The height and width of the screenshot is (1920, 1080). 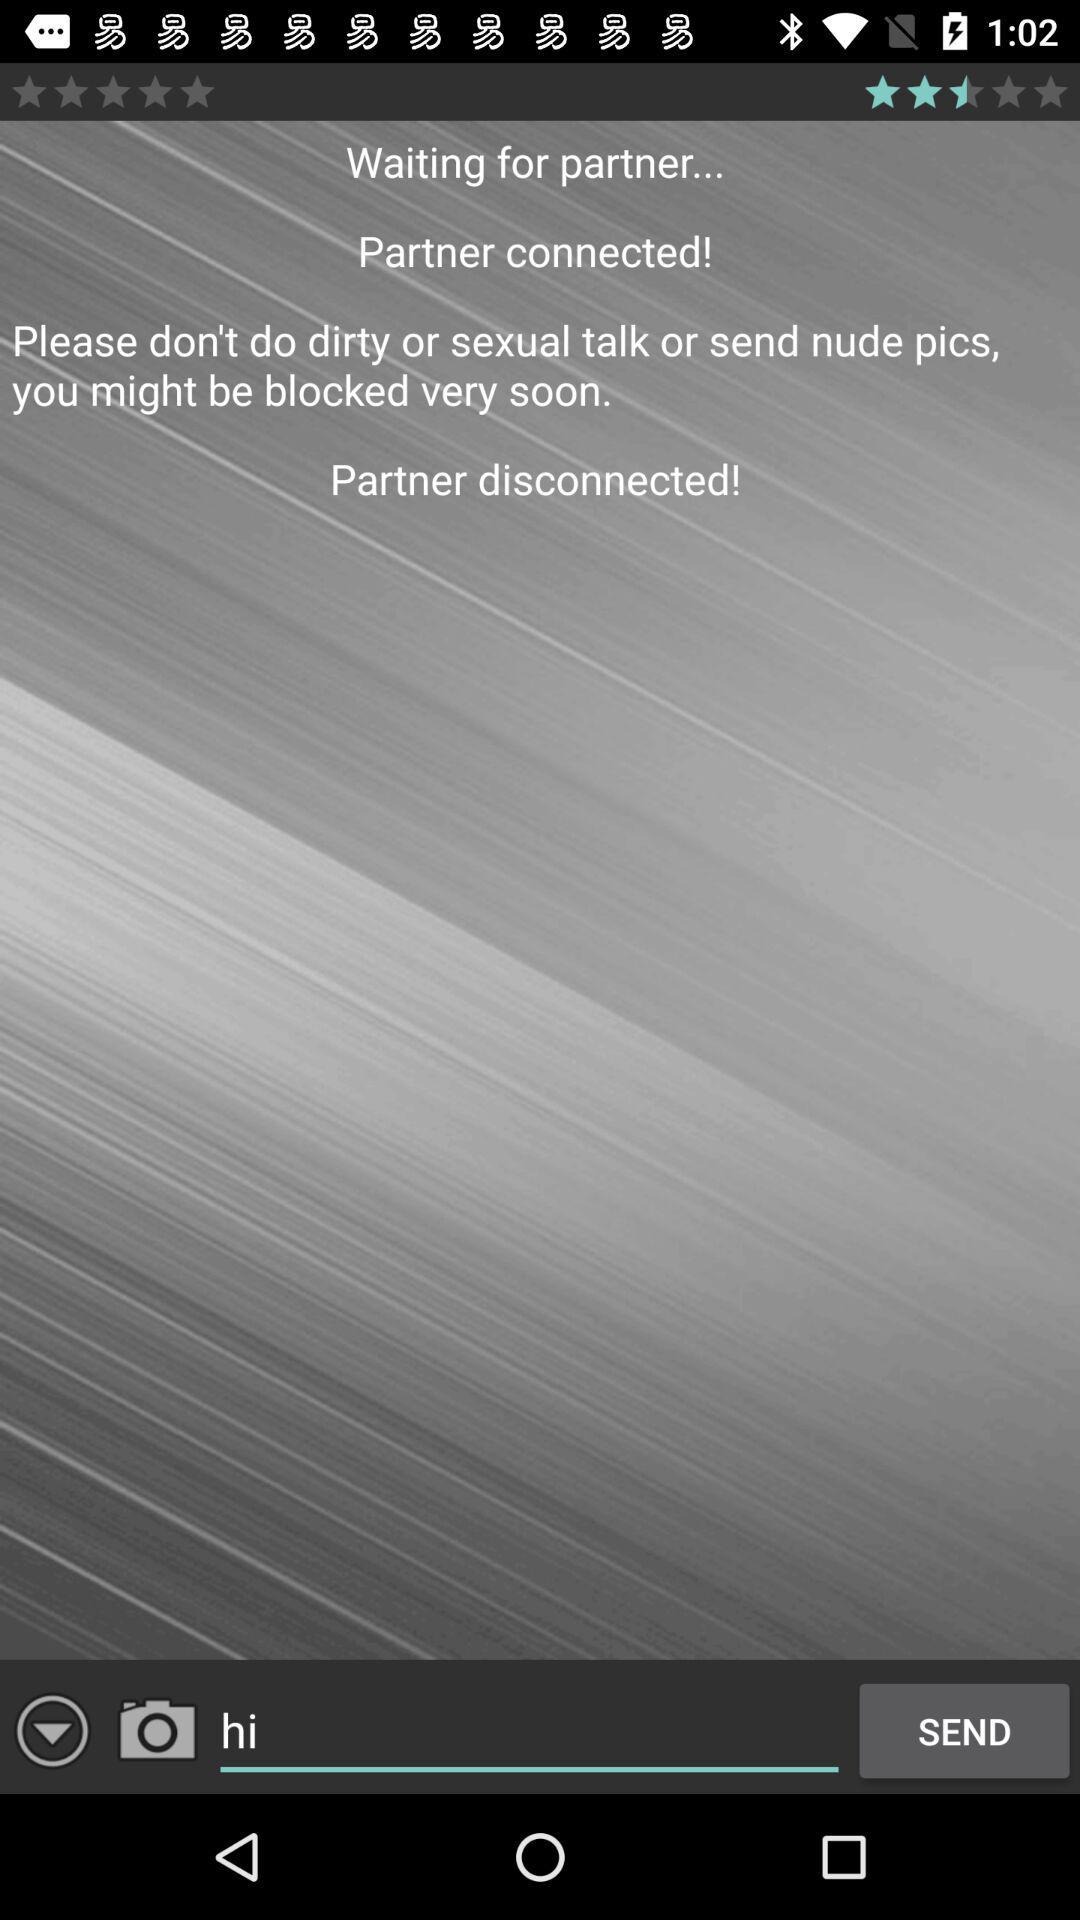 I want to click on the expand_more icon, so click(x=51, y=1730).